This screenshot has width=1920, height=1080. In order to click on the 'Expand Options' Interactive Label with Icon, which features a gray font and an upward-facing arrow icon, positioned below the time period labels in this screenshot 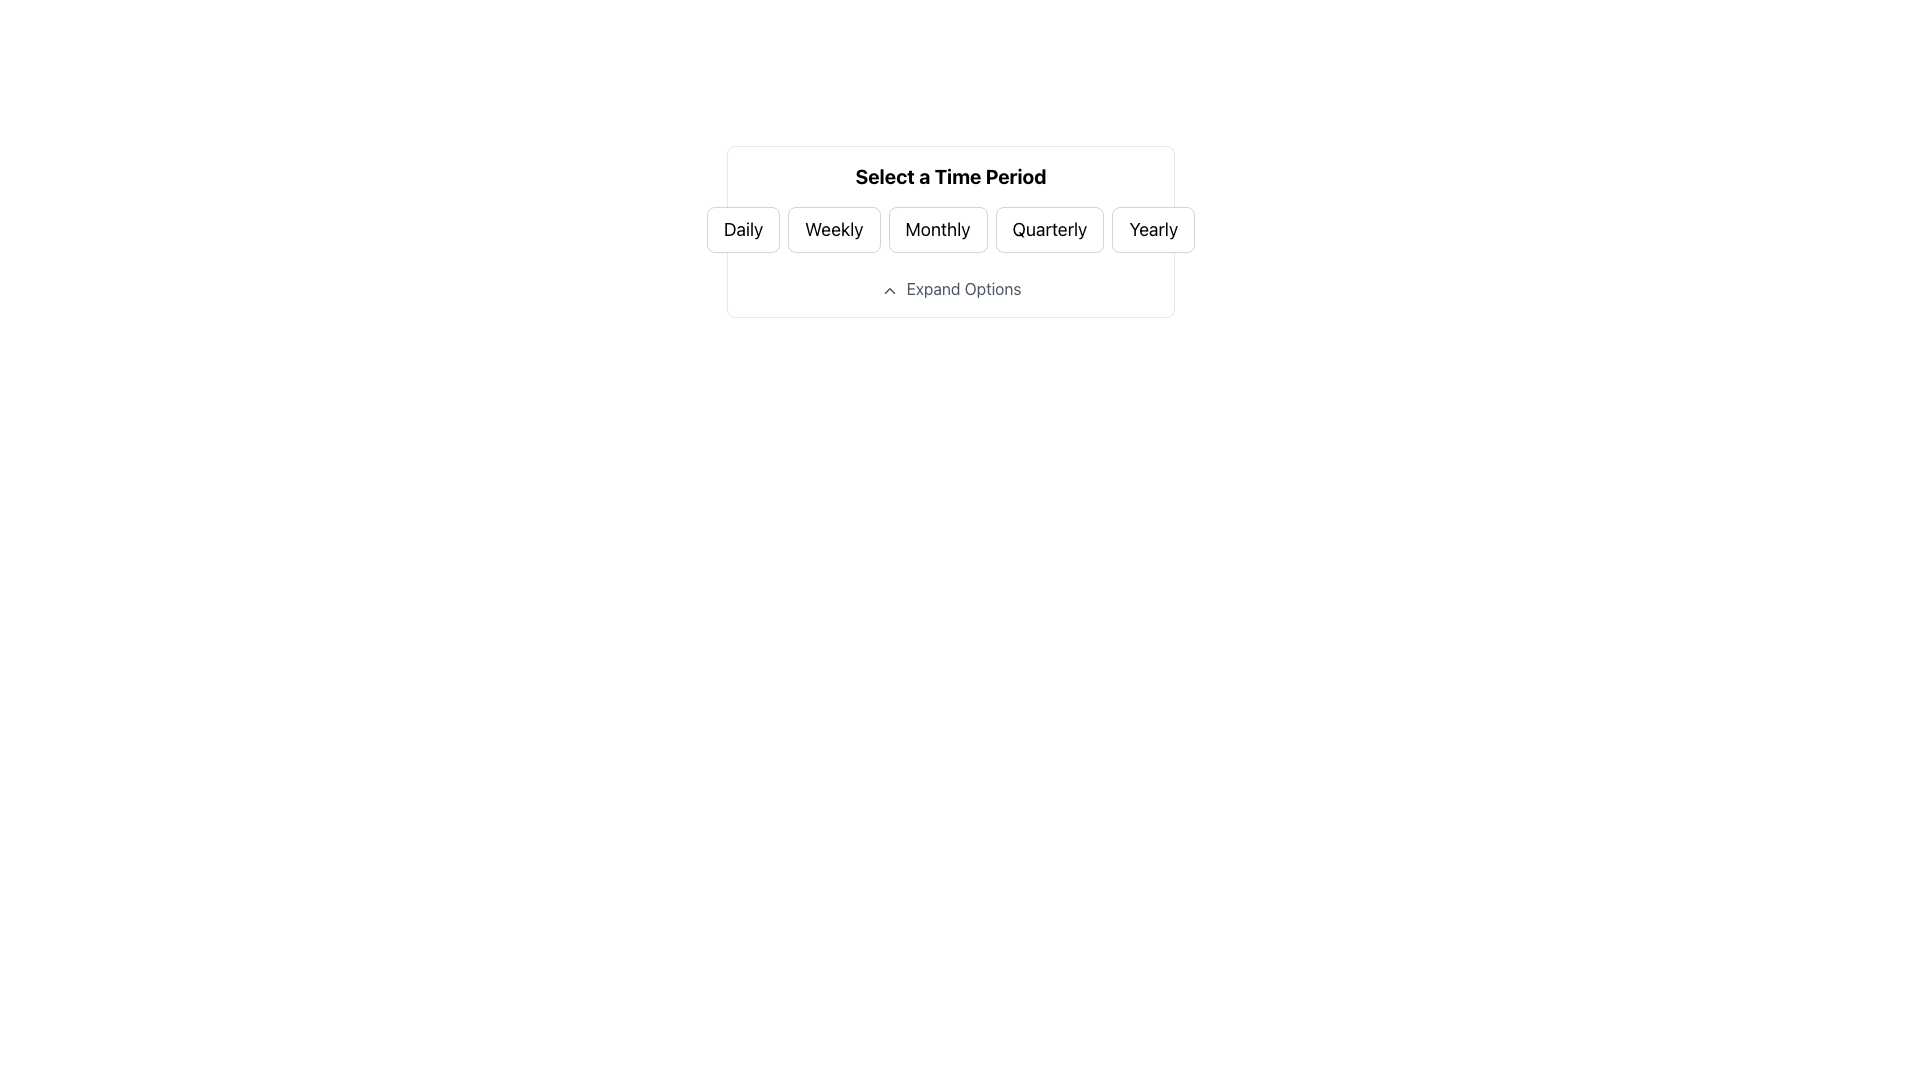, I will do `click(949, 289)`.